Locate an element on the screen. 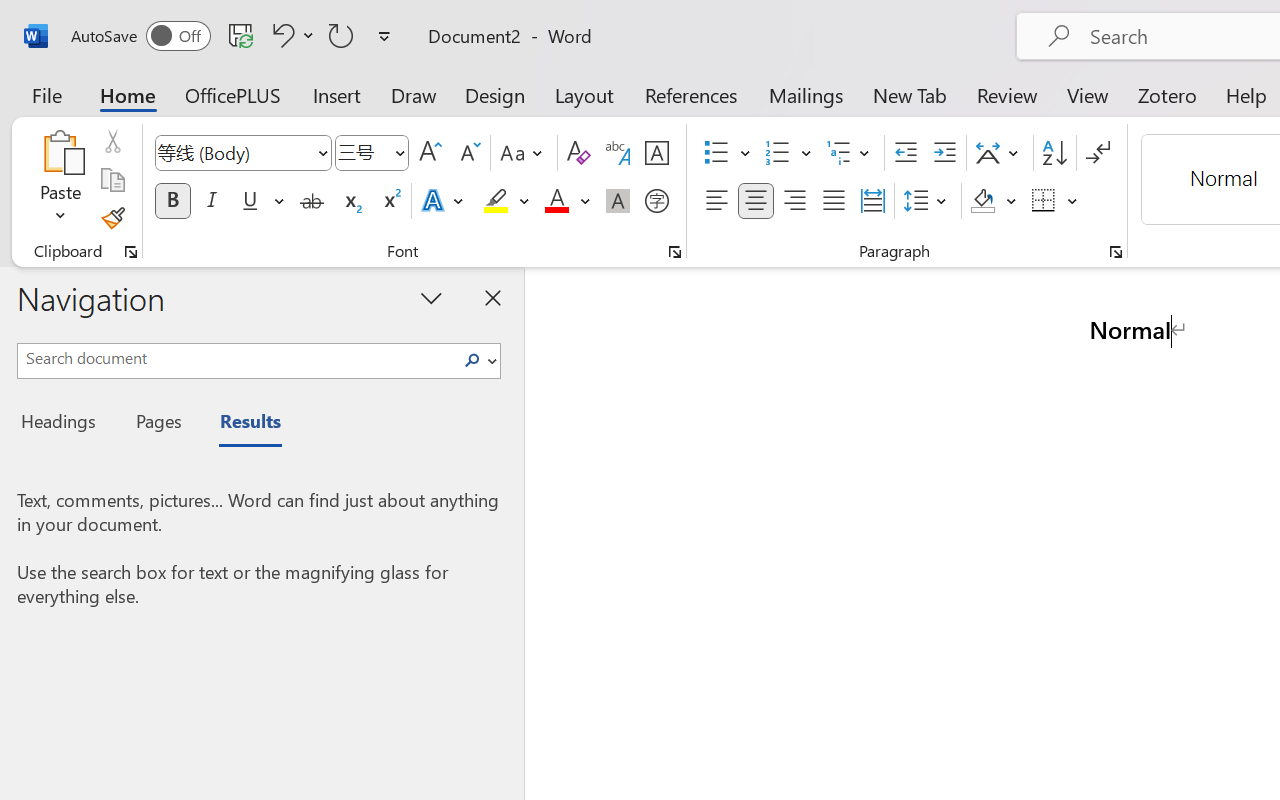 This screenshot has height=800, width=1280. 'Layout' is located at coordinates (583, 94).